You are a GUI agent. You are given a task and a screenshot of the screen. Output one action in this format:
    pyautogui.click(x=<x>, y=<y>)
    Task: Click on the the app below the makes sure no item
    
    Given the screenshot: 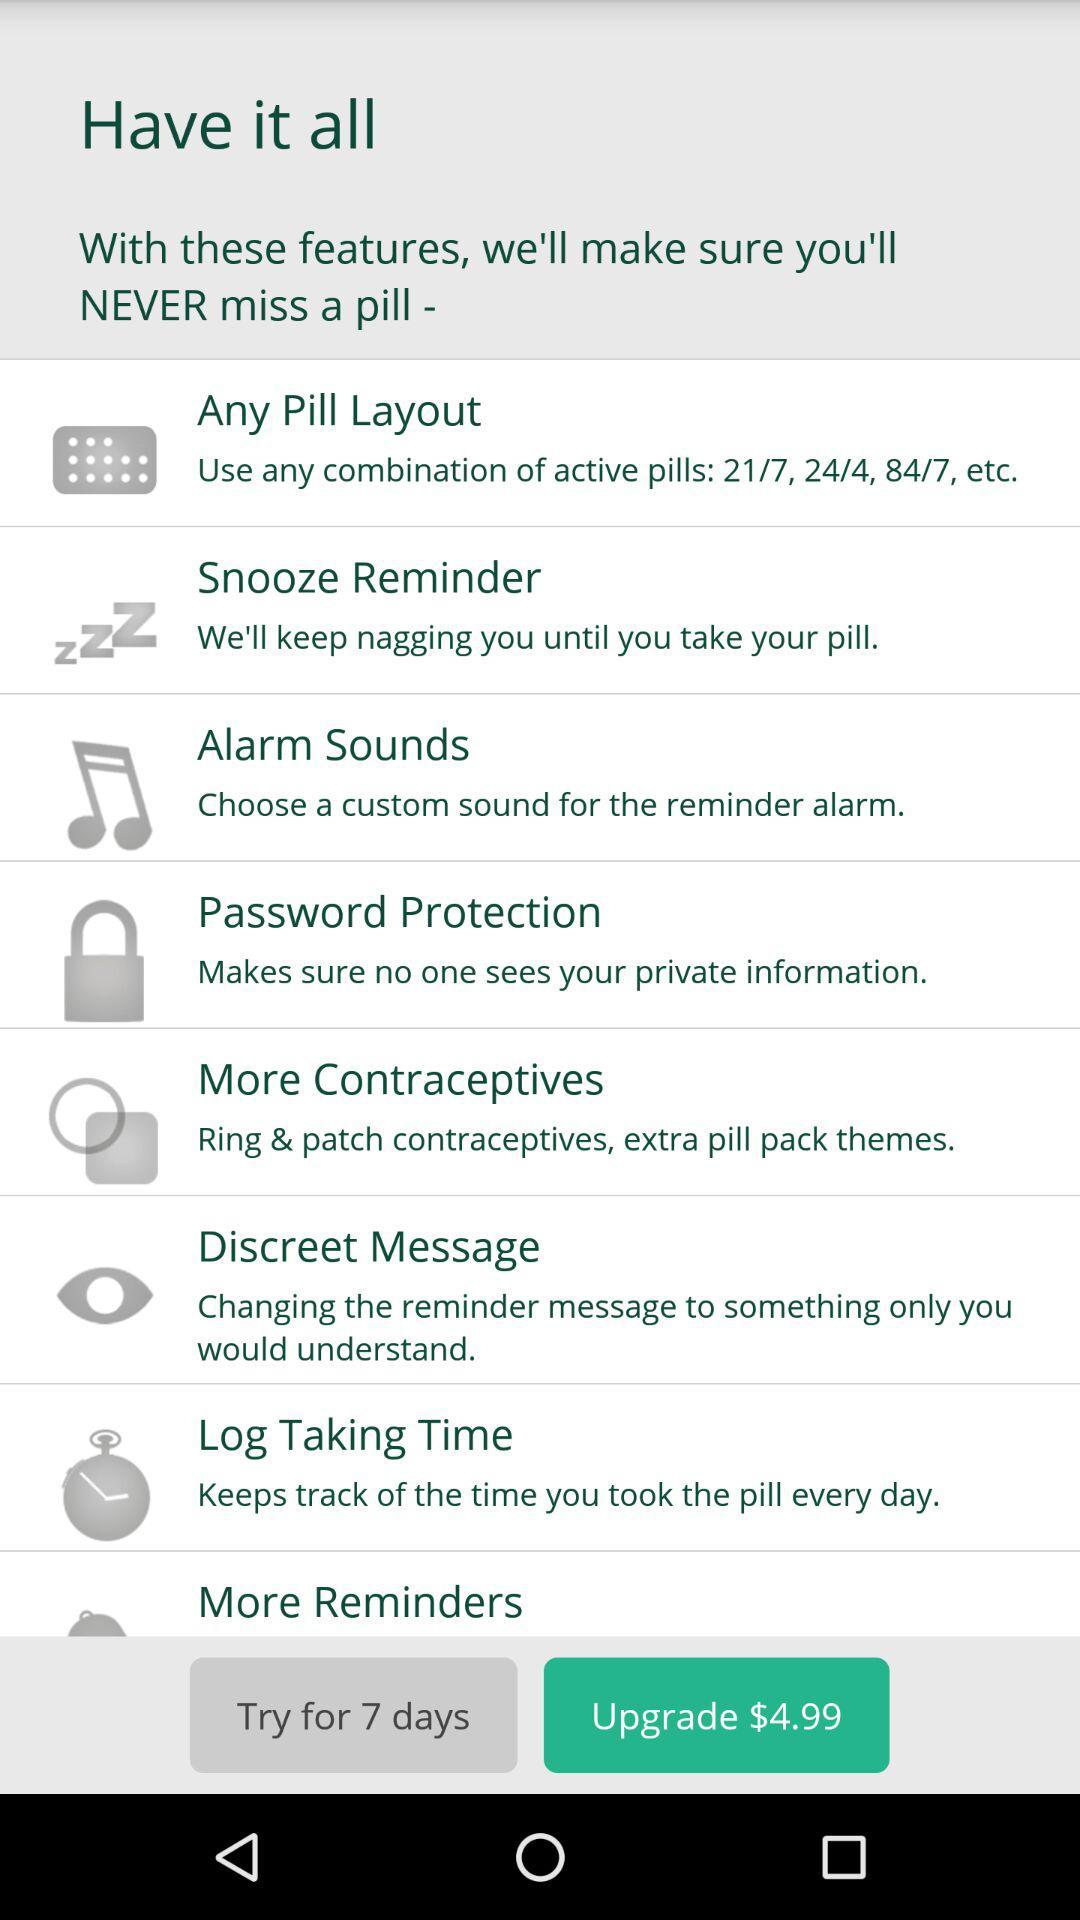 What is the action you would take?
    pyautogui.click(x=624, y=1077)
    